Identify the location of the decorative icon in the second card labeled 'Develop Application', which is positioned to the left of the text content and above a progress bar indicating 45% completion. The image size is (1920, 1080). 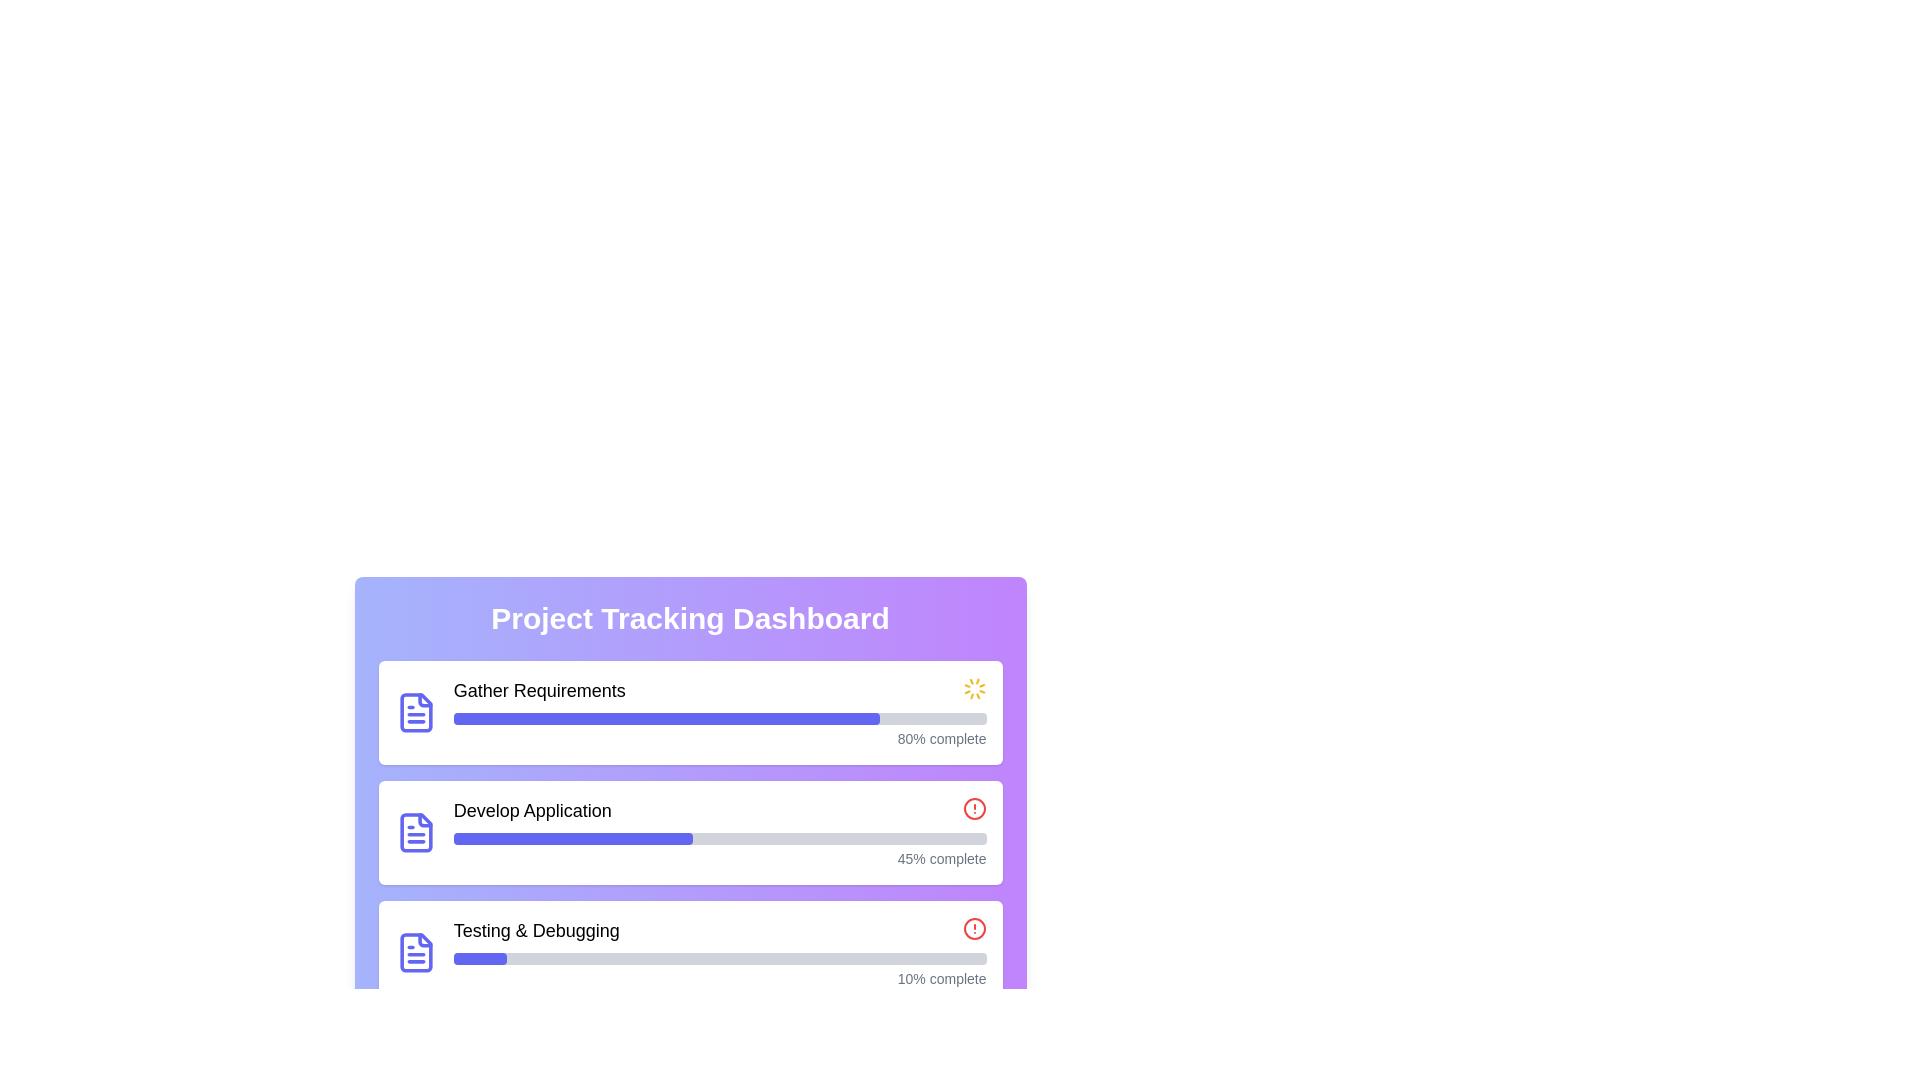
(415, 833).